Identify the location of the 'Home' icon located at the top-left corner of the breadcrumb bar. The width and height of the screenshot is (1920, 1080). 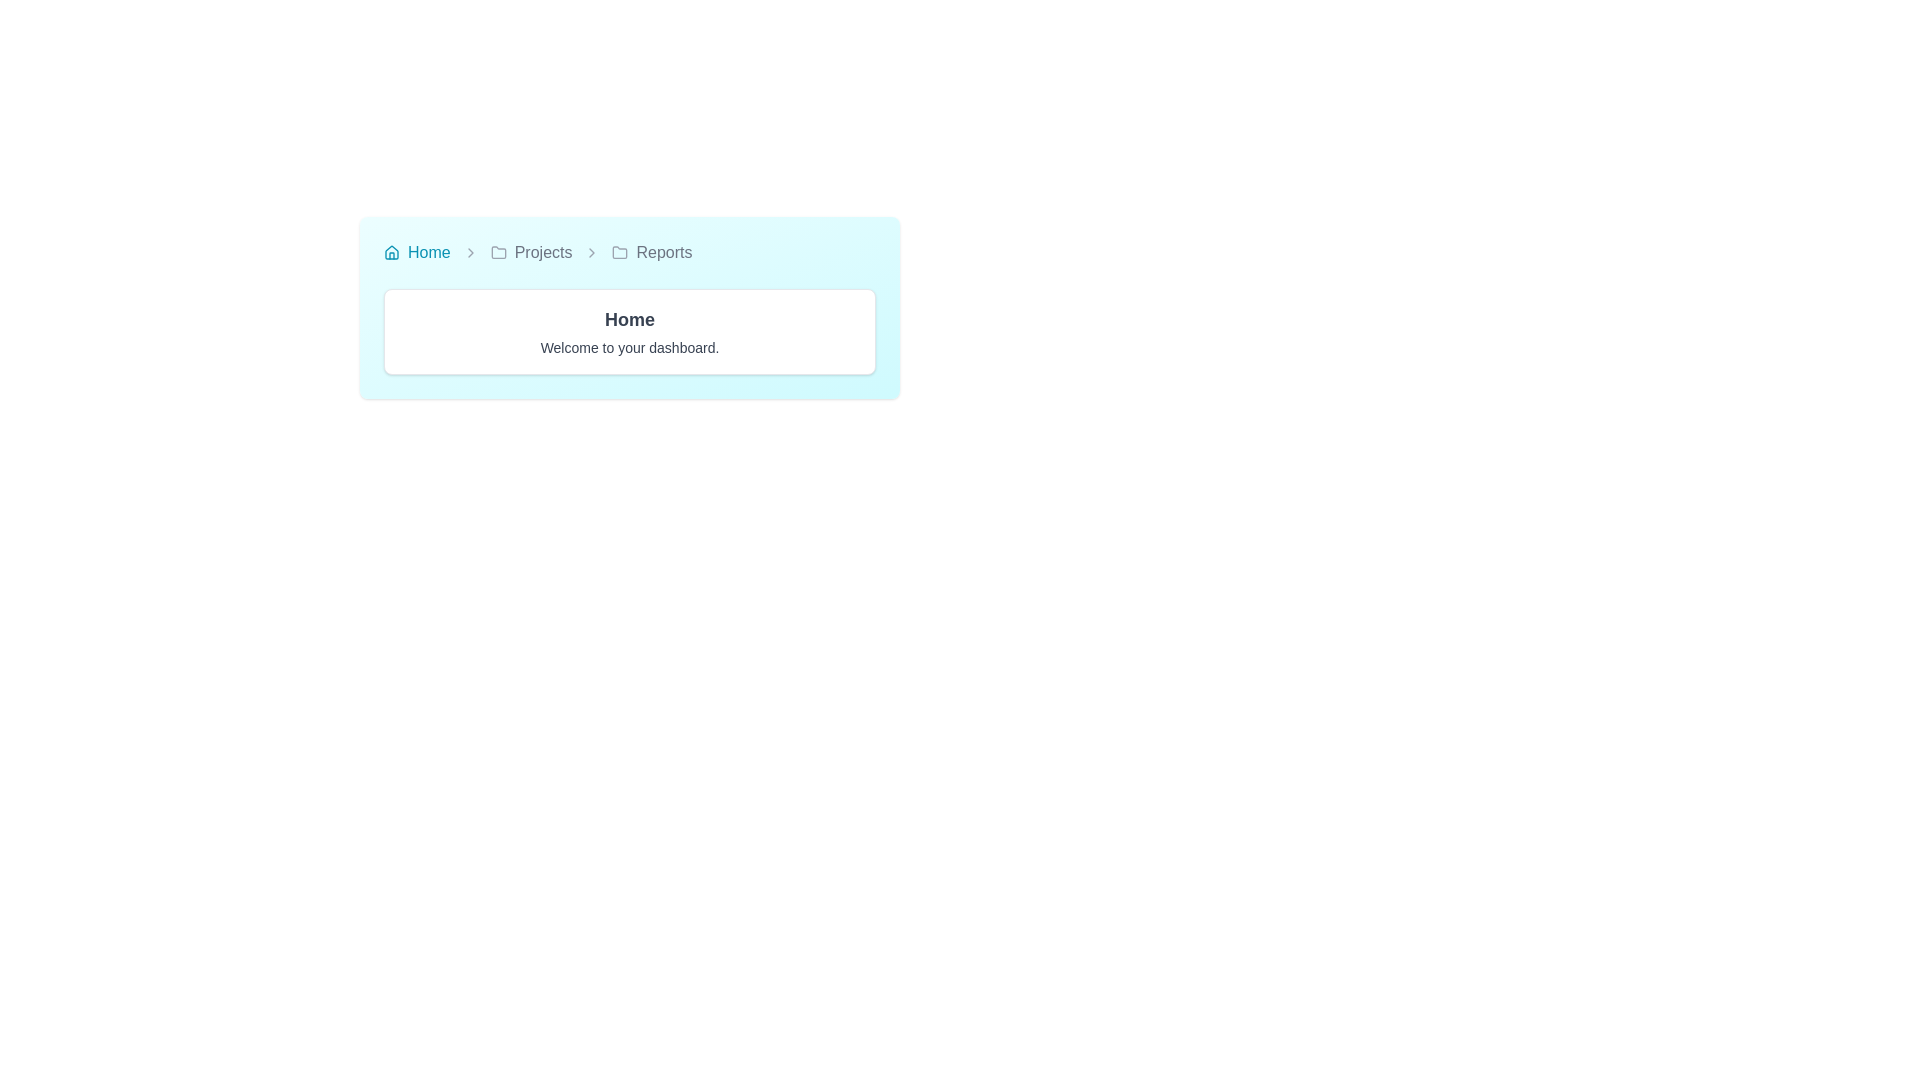
(392, 252).